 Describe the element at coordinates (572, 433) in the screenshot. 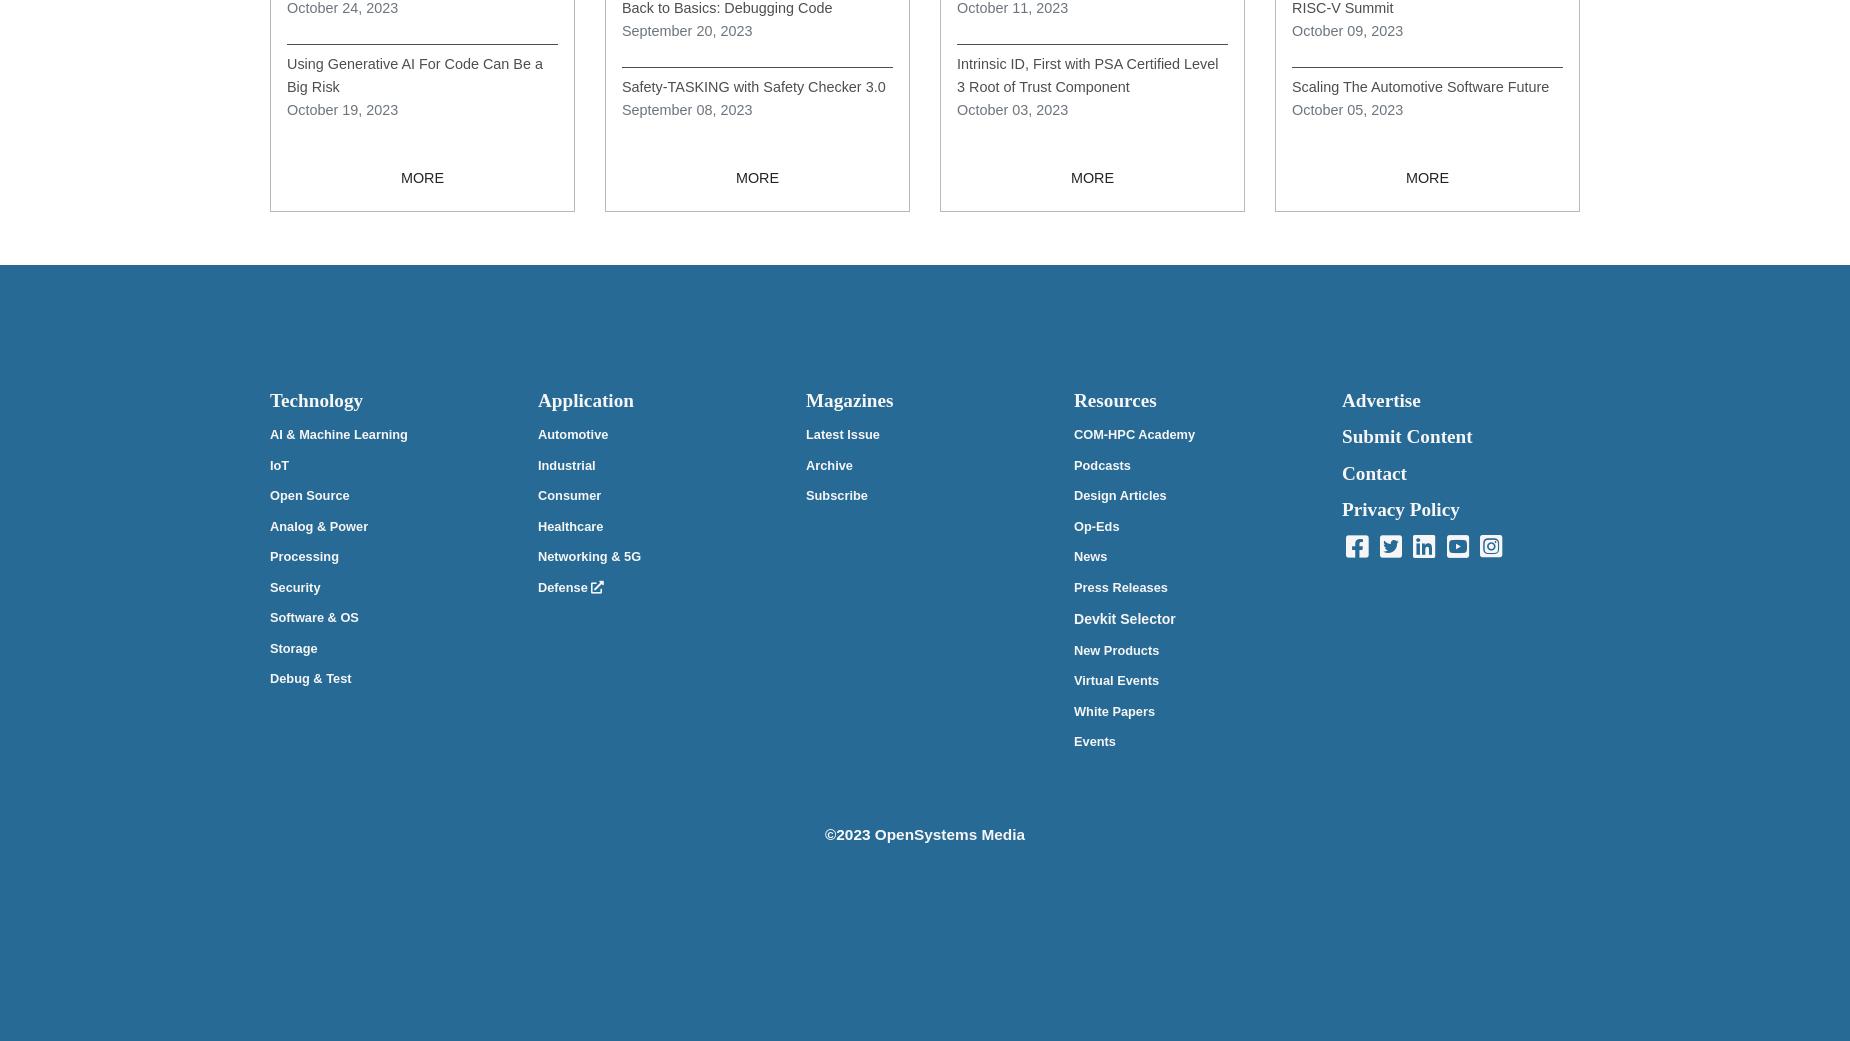

I see `'Automotive'` at that location.